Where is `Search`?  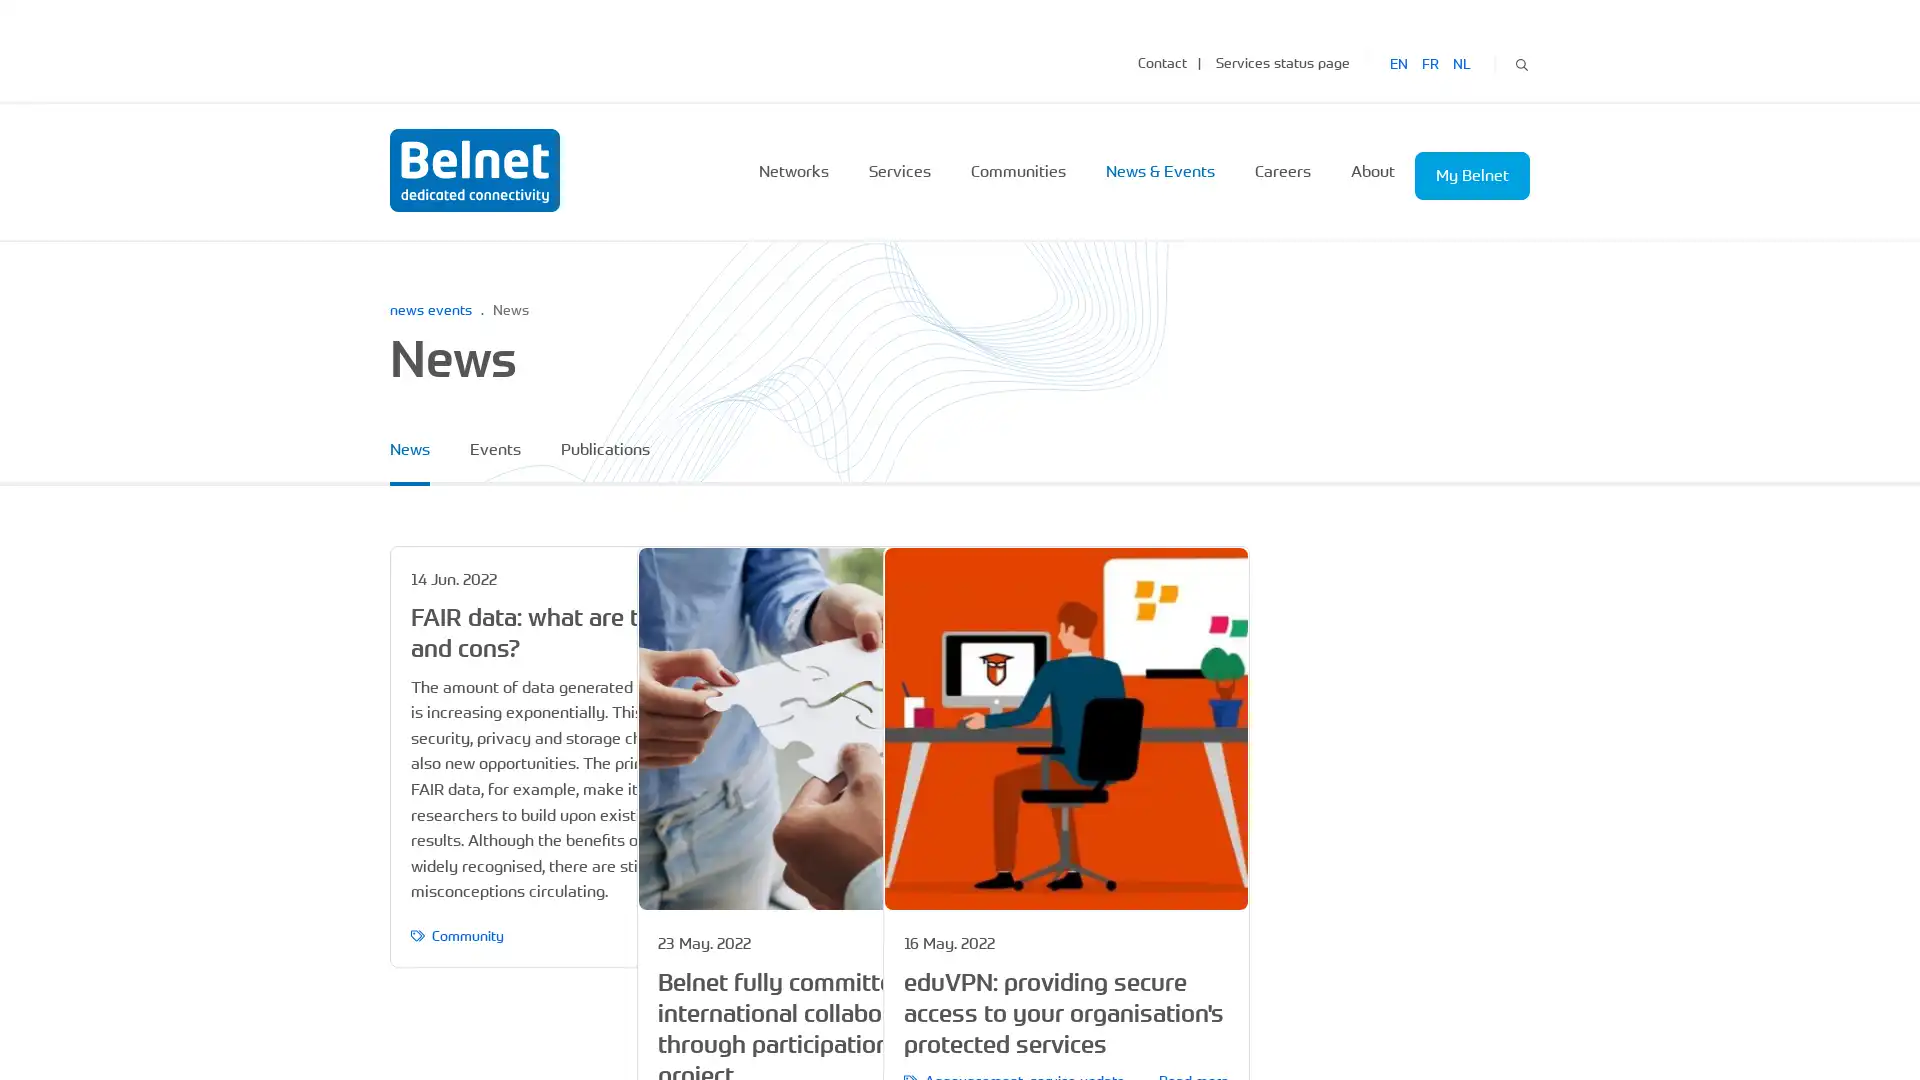 Search is located at coordinates (1520, 61).